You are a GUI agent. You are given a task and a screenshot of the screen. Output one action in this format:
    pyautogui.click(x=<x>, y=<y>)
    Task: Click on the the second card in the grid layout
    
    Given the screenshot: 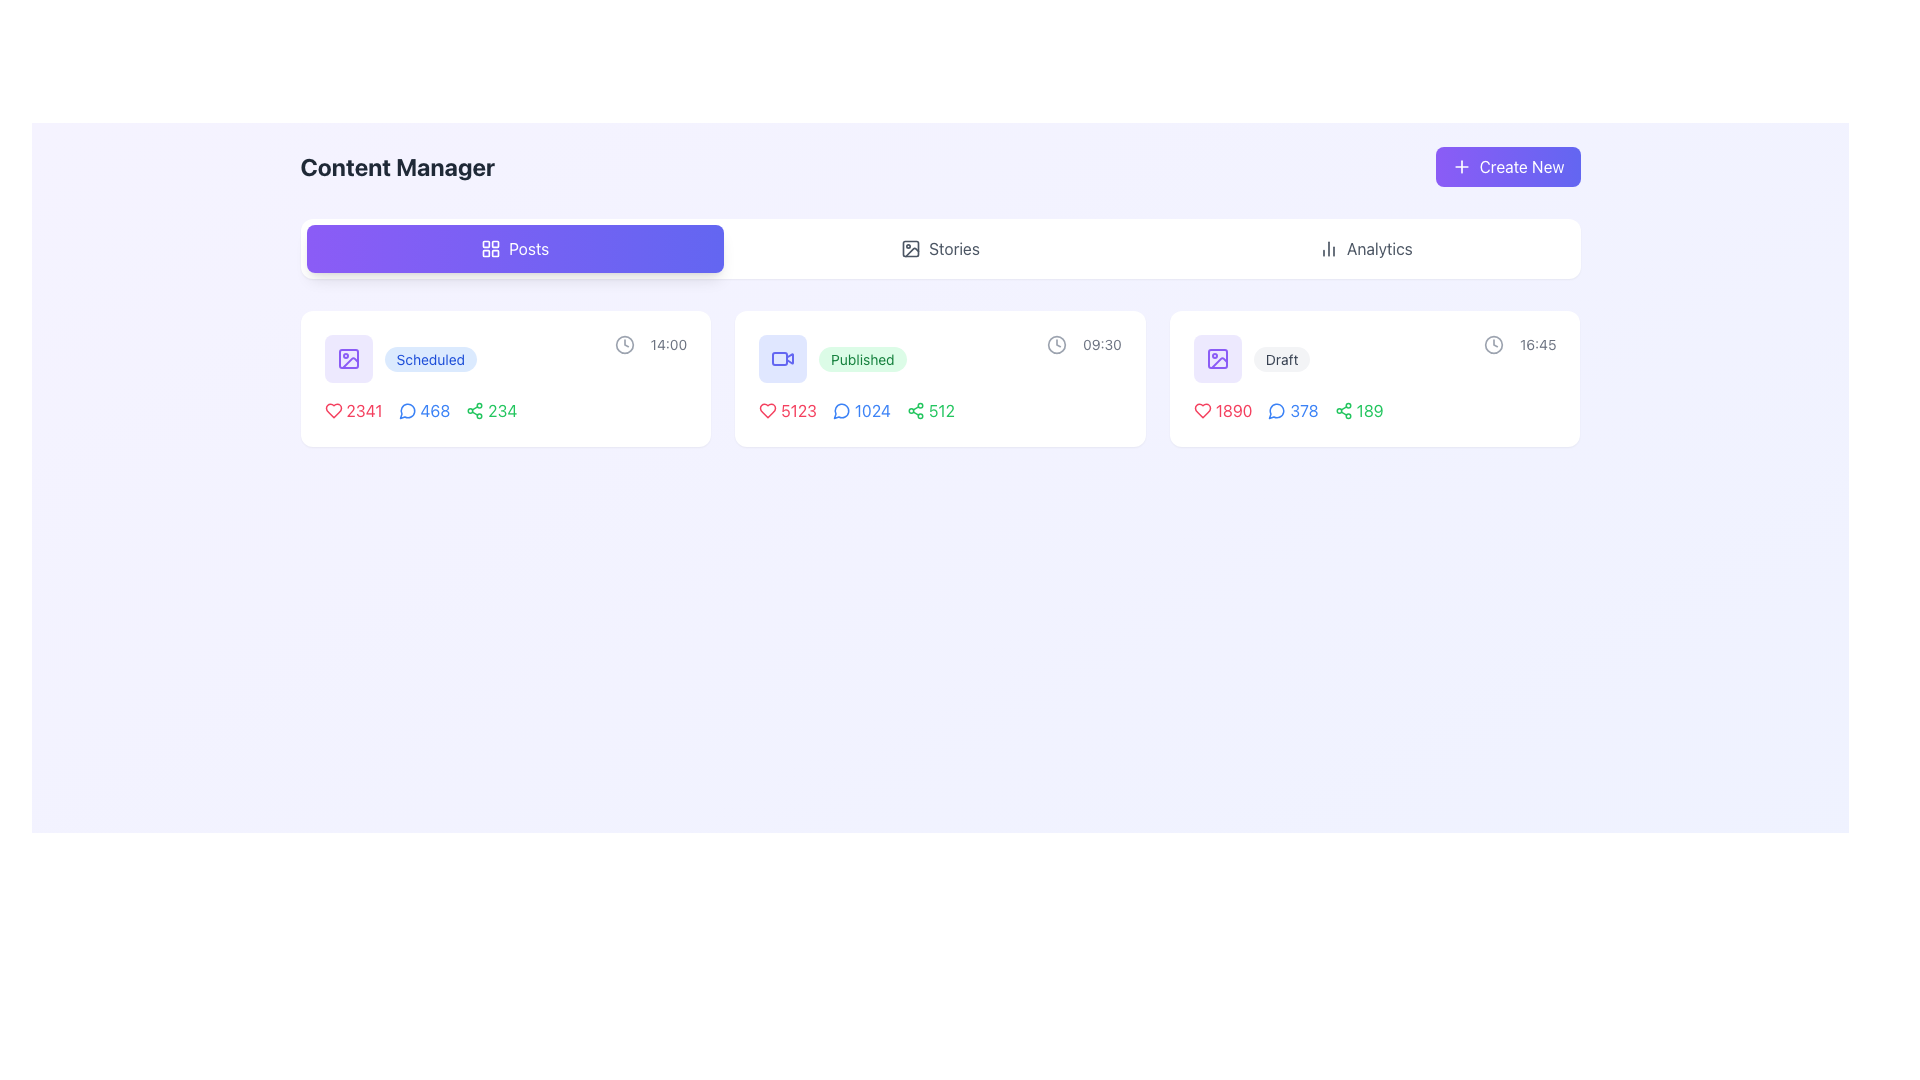 What is the action you would take?
    pyautogui.click(x=939, y=378)
    